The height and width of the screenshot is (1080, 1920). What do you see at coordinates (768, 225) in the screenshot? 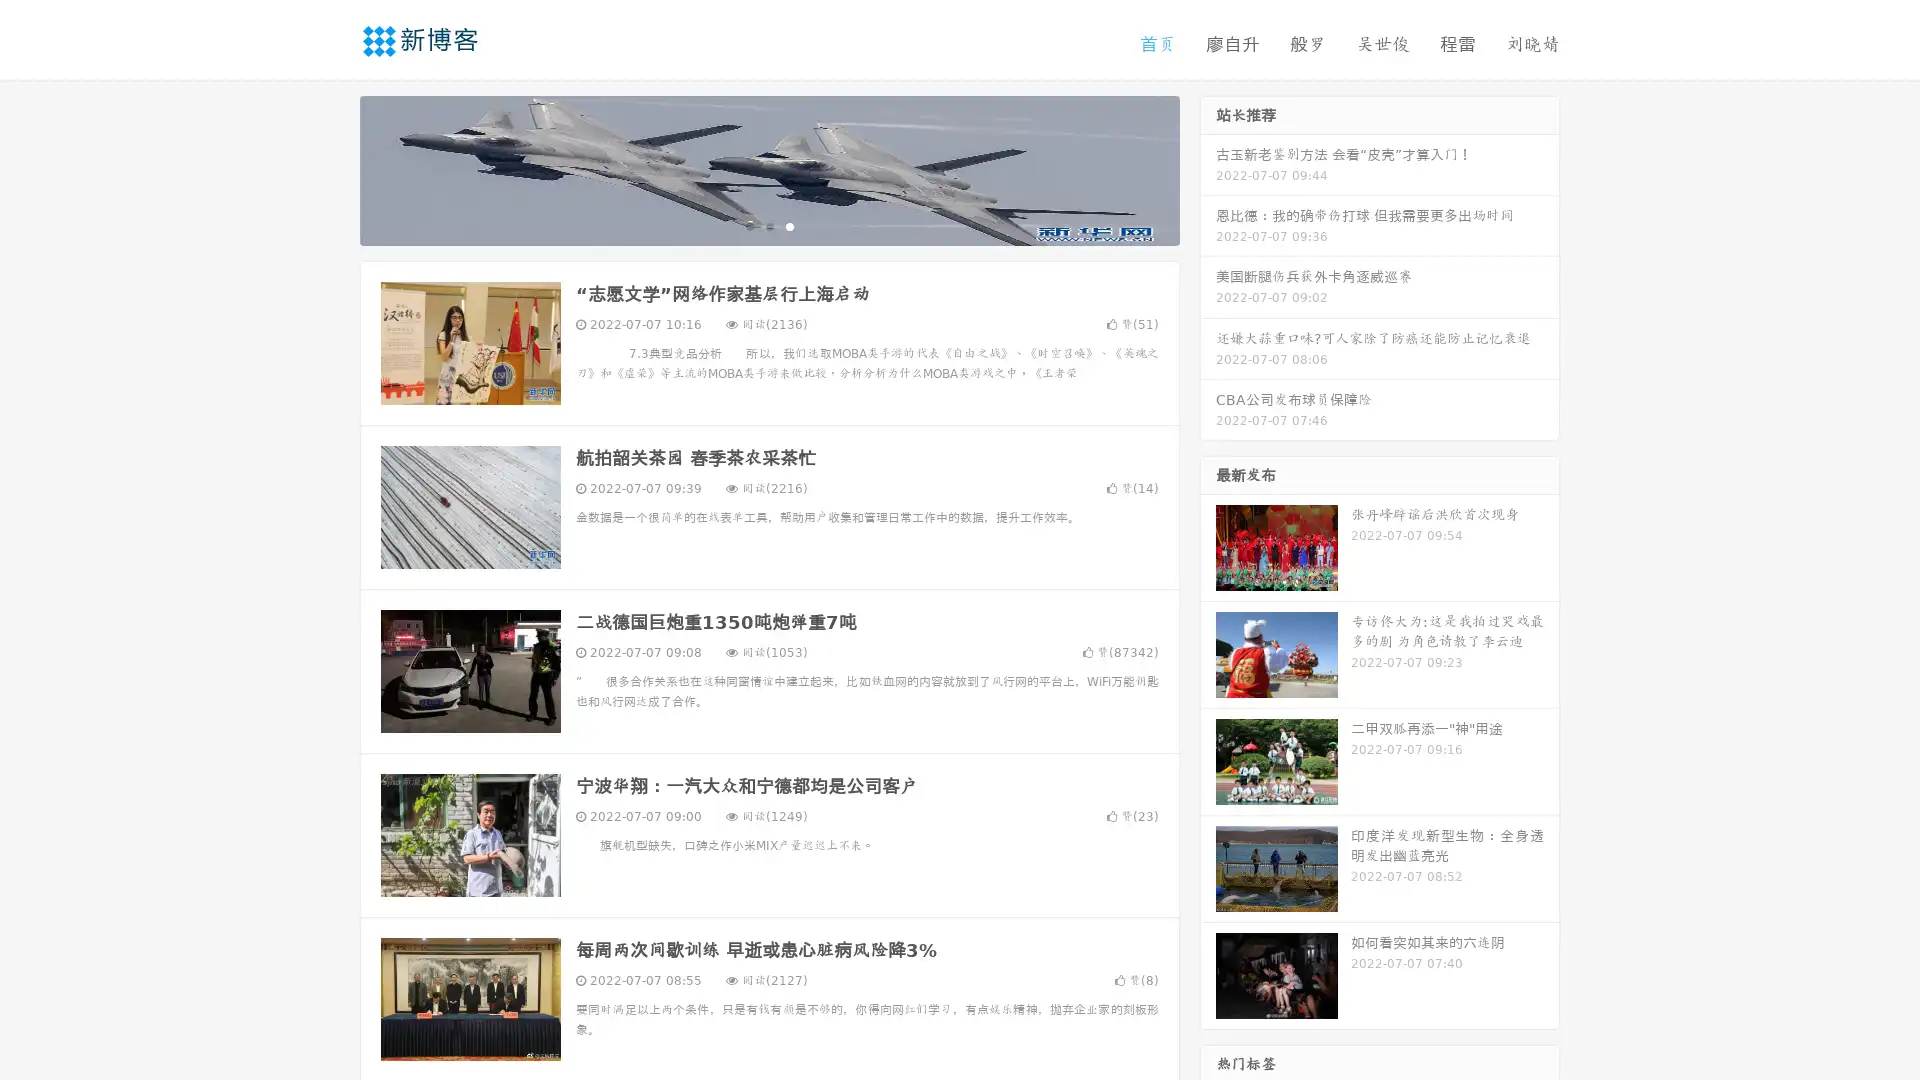
I see `Go to slide 2` at bounding box center [768, 225].